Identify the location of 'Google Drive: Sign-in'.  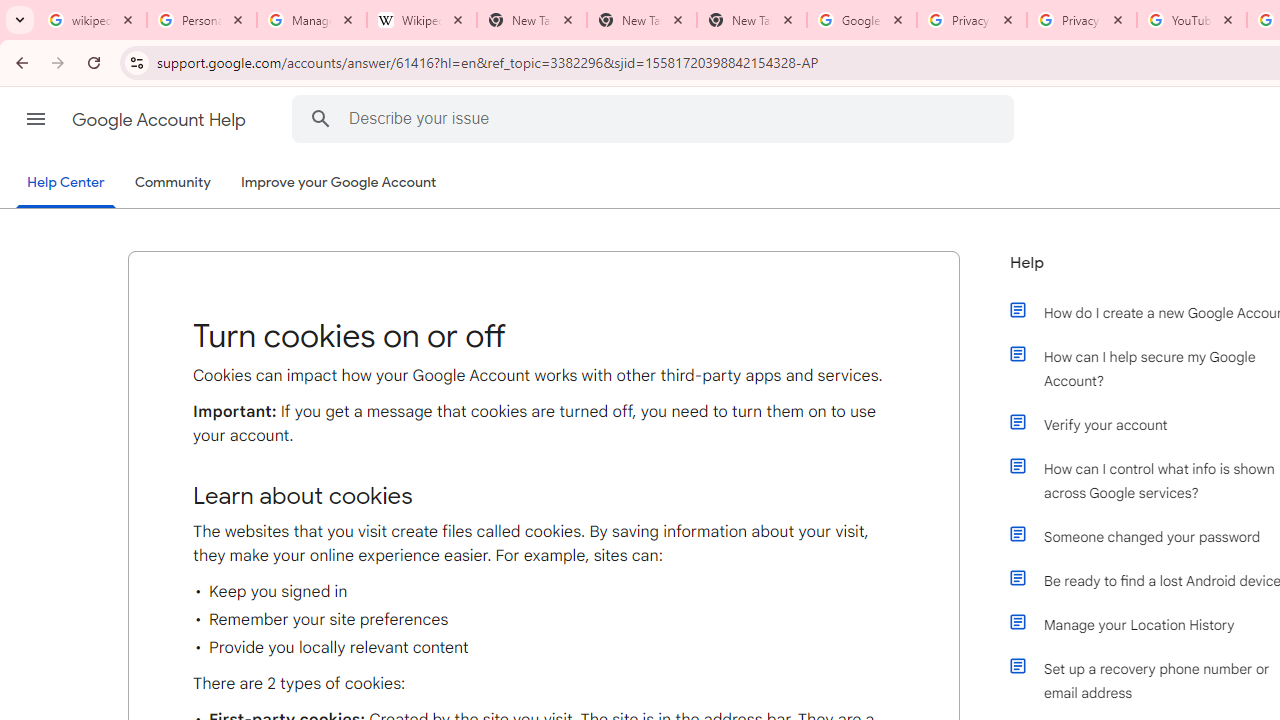
(861, 20).